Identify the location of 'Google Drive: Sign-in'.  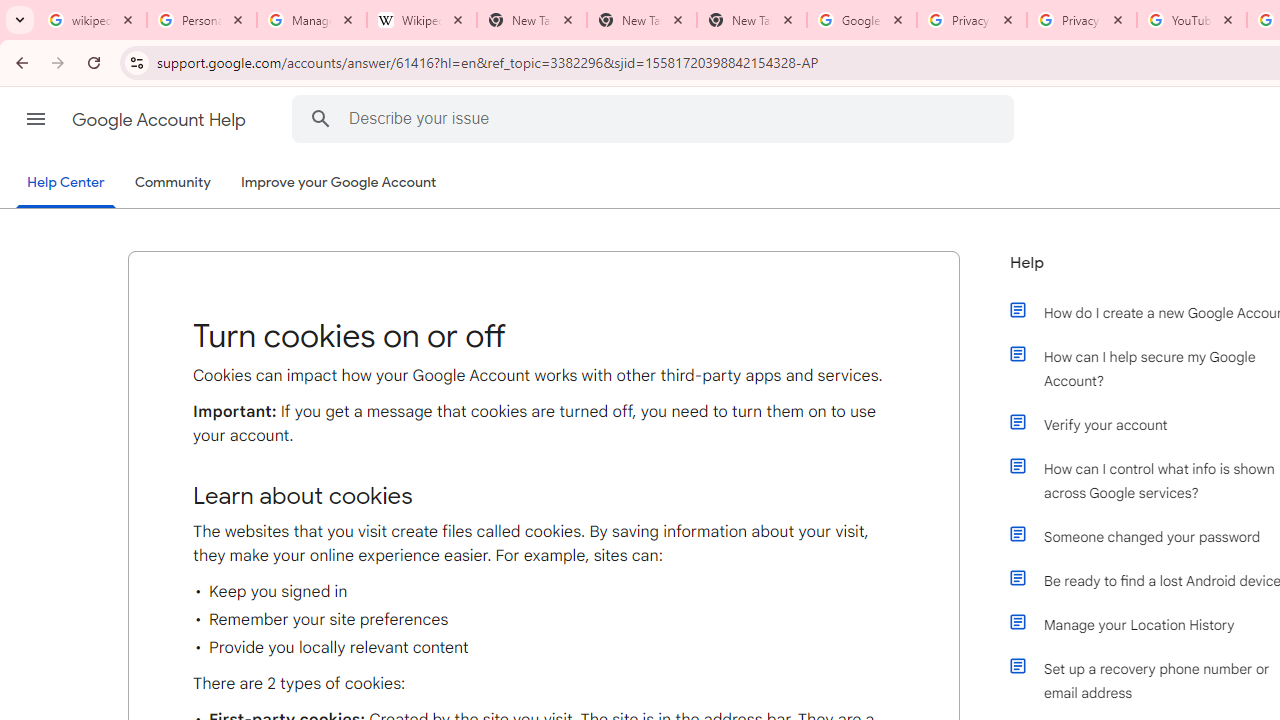
(861, 20).